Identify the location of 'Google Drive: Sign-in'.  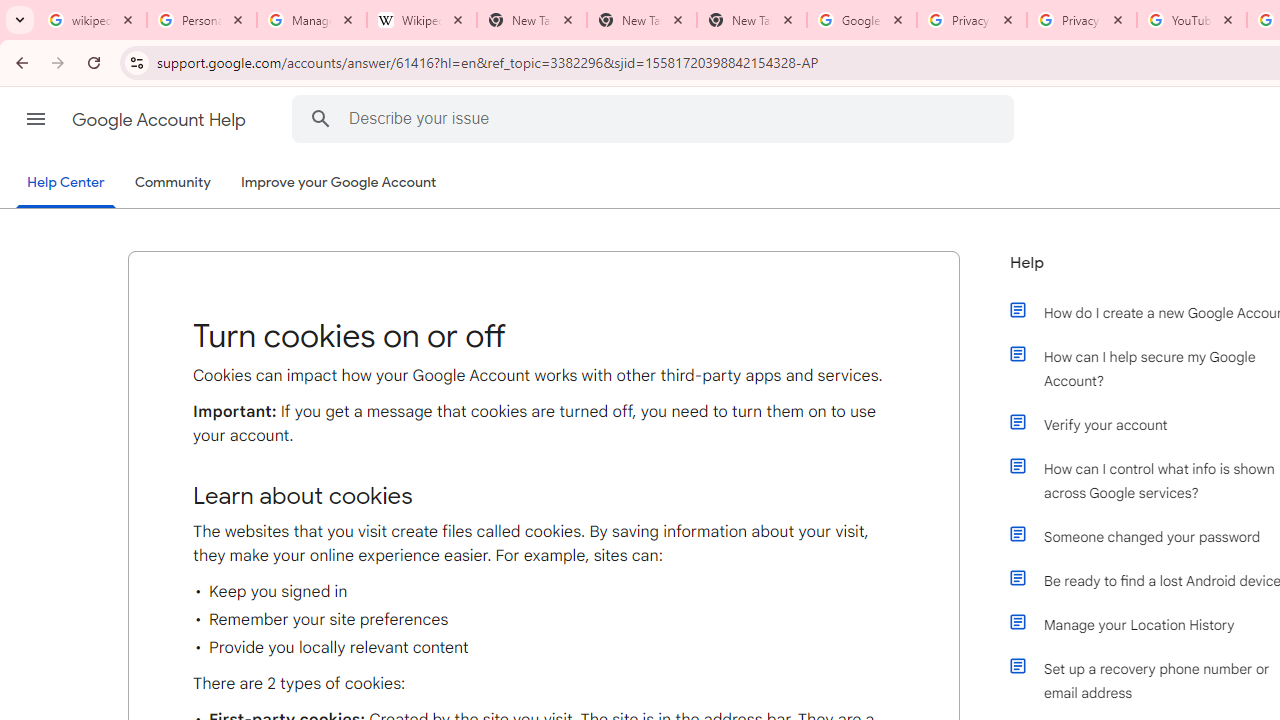
(861, 20).